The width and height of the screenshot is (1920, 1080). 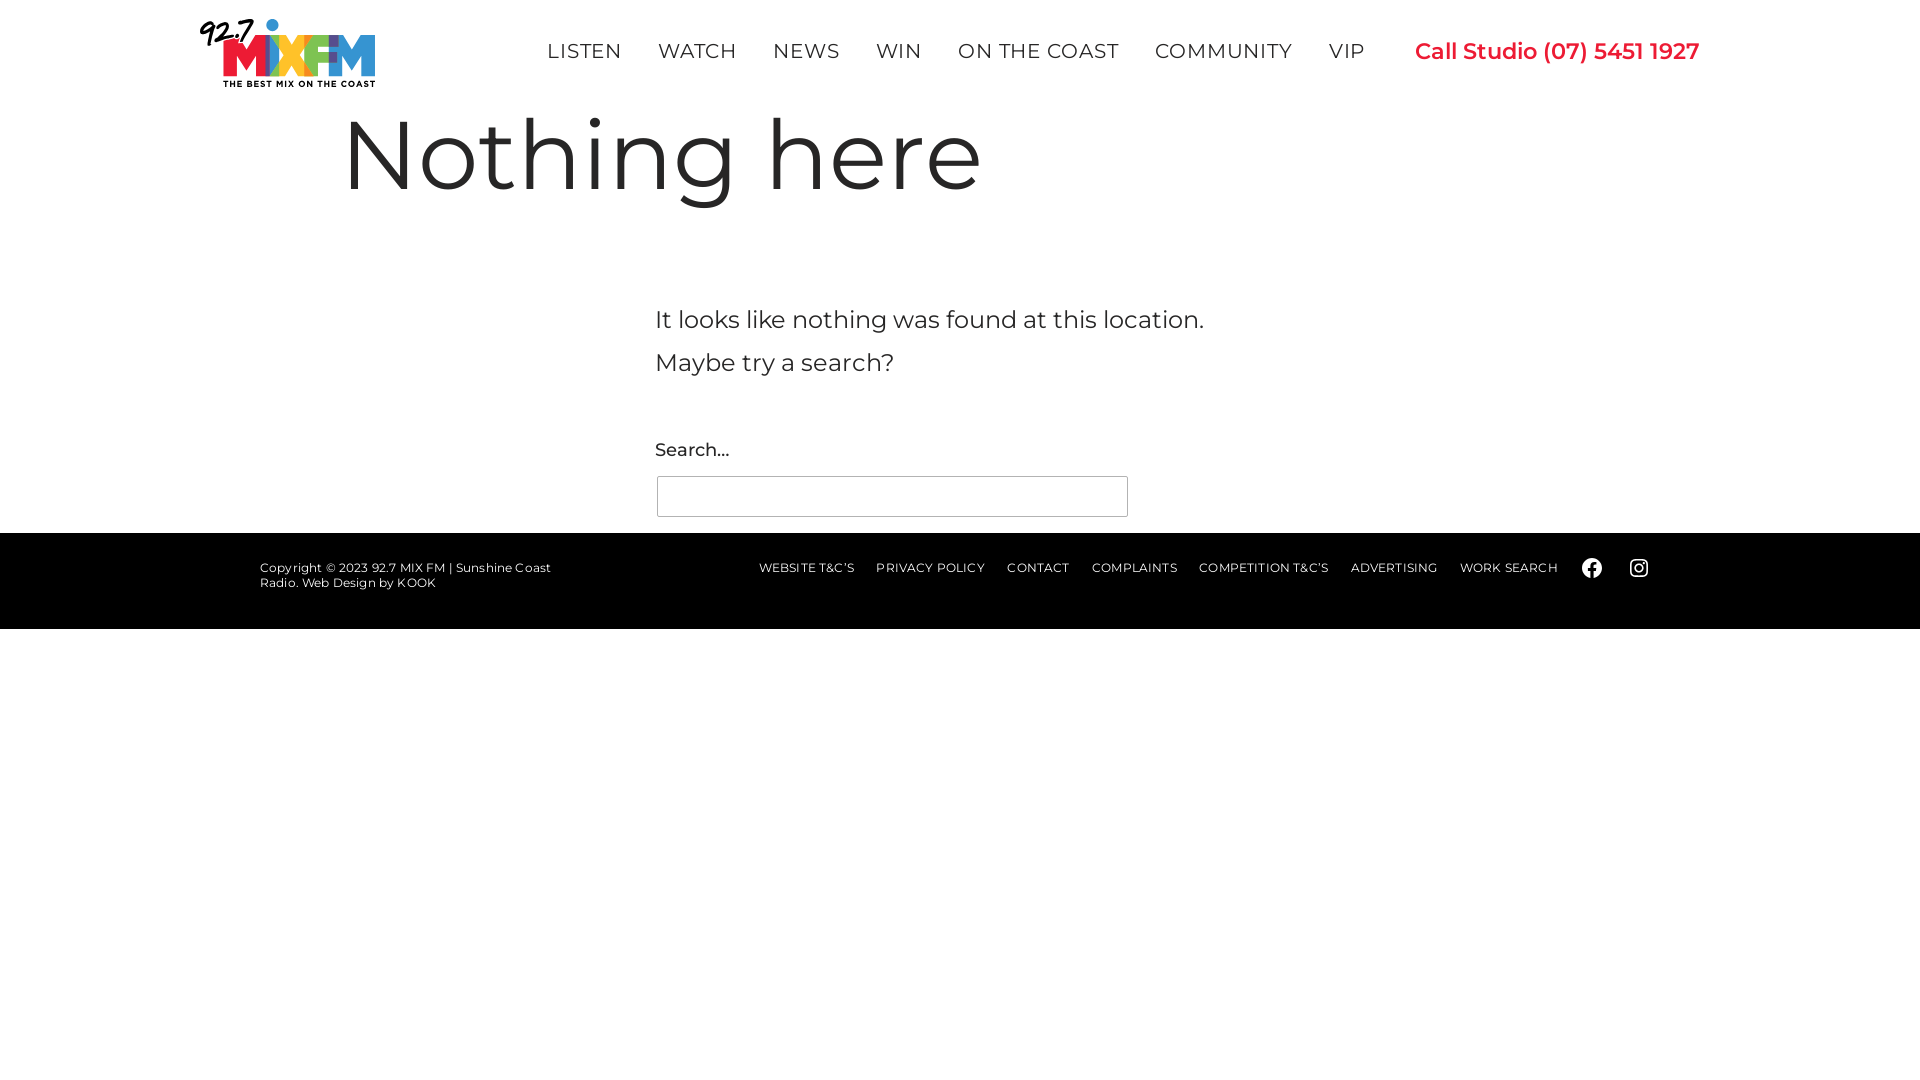 What do you see at coordinates (583, 49) in the screenshot?
I see `'LISTEN'` at bounding box center [583, 49].